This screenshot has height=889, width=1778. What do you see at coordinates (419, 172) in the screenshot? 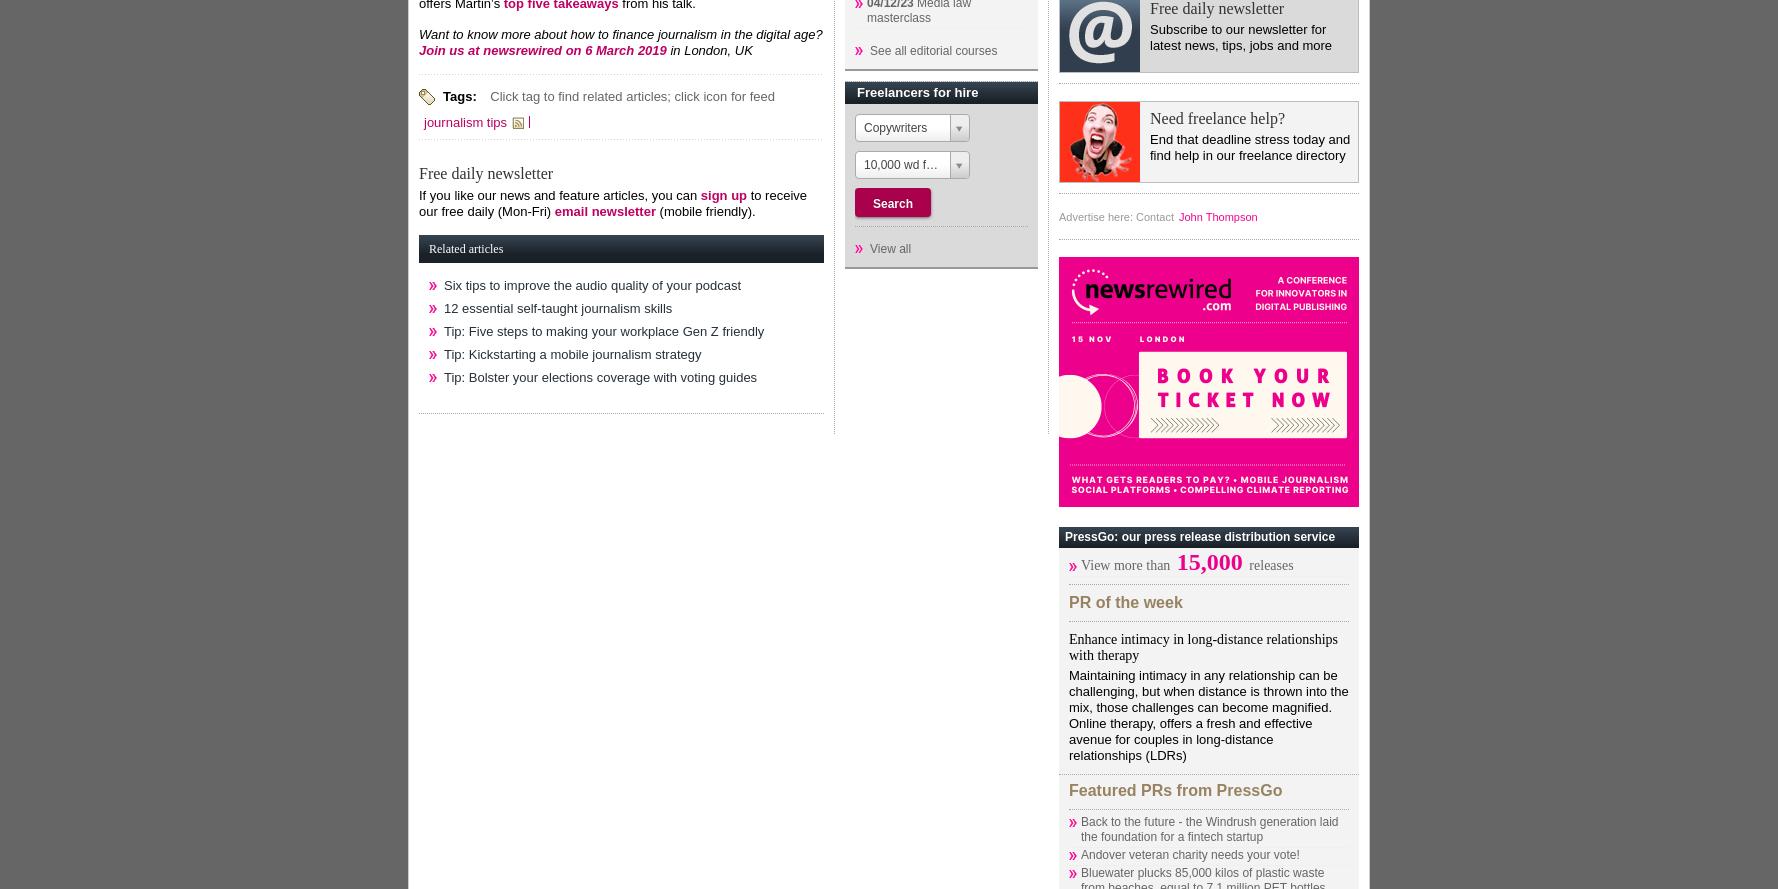
I see `'Free daily newsletter'` at bounding box center [419, 172].